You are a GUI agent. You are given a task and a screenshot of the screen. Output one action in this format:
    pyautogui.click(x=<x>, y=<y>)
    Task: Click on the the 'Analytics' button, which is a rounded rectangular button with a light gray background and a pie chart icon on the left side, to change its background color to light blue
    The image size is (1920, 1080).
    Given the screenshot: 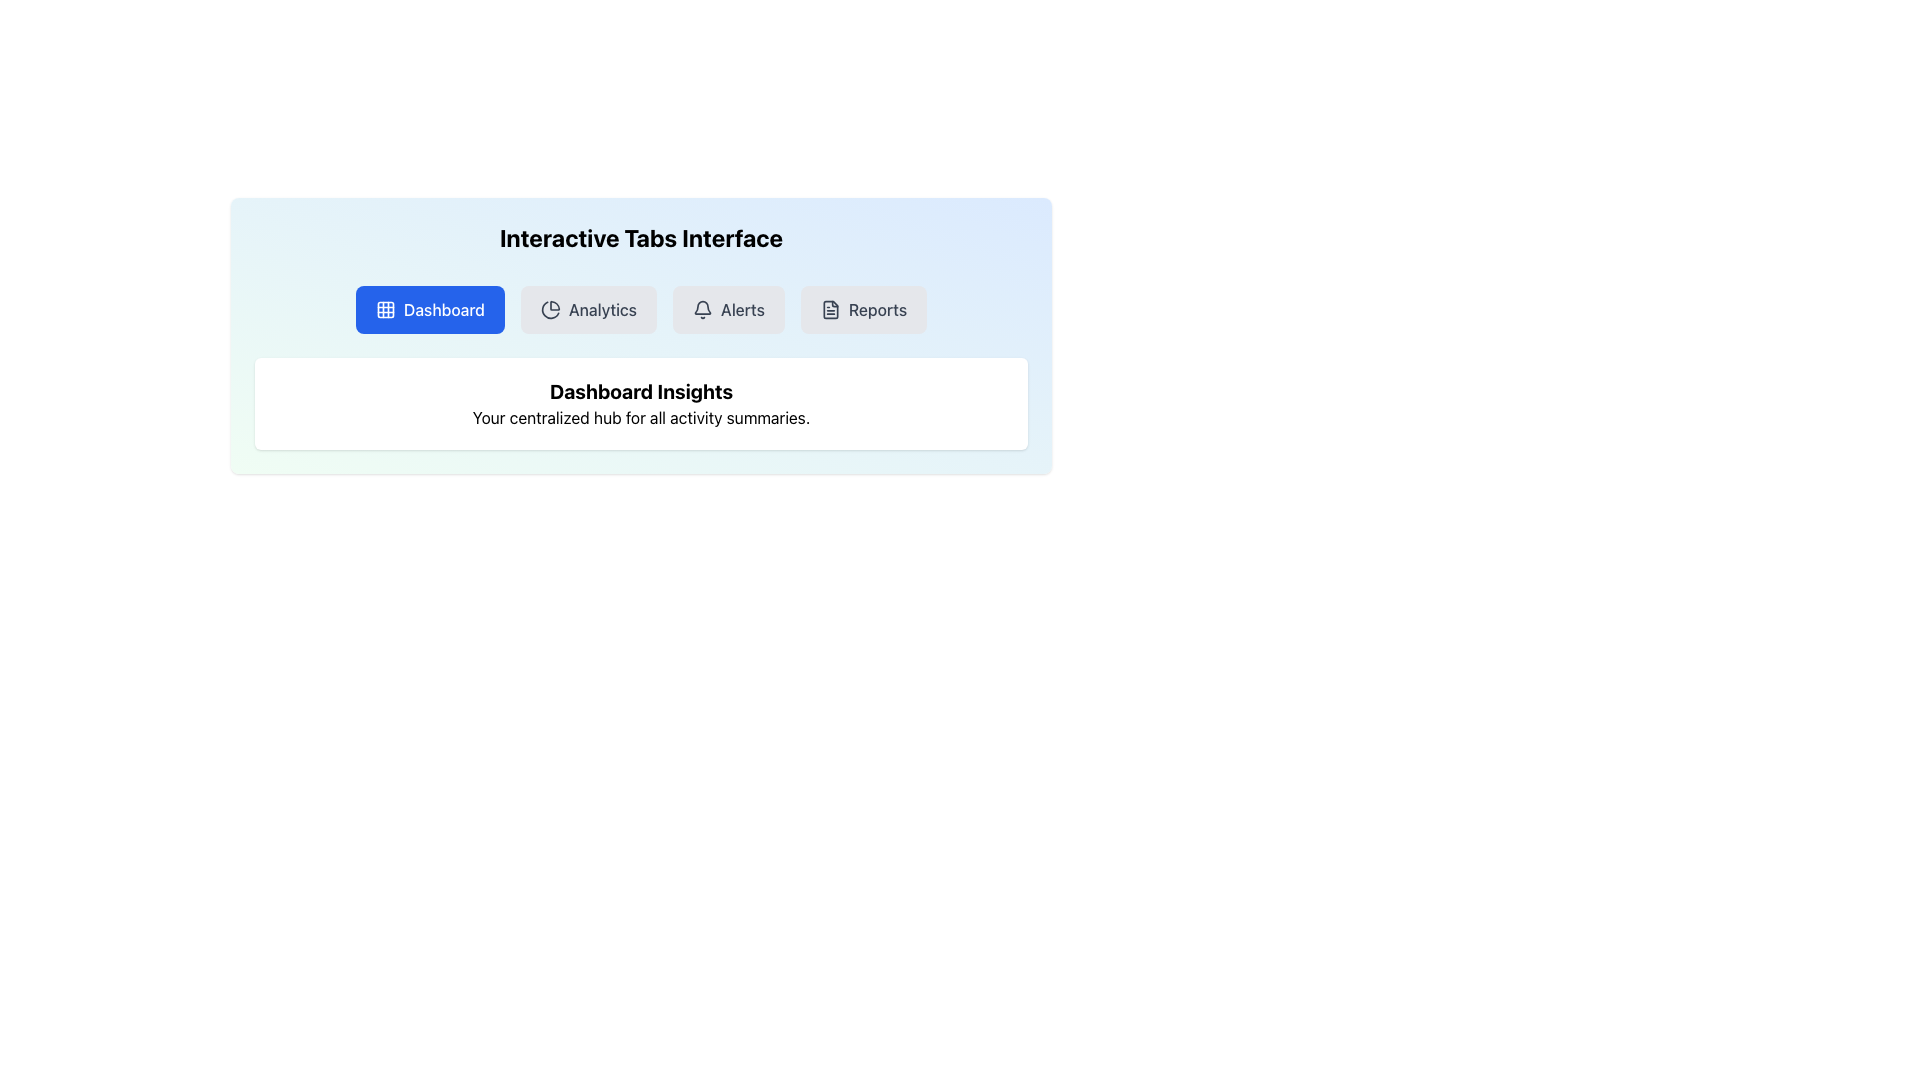 What is the action you would take?
    pyautogui.click(x=588, y=309)
    